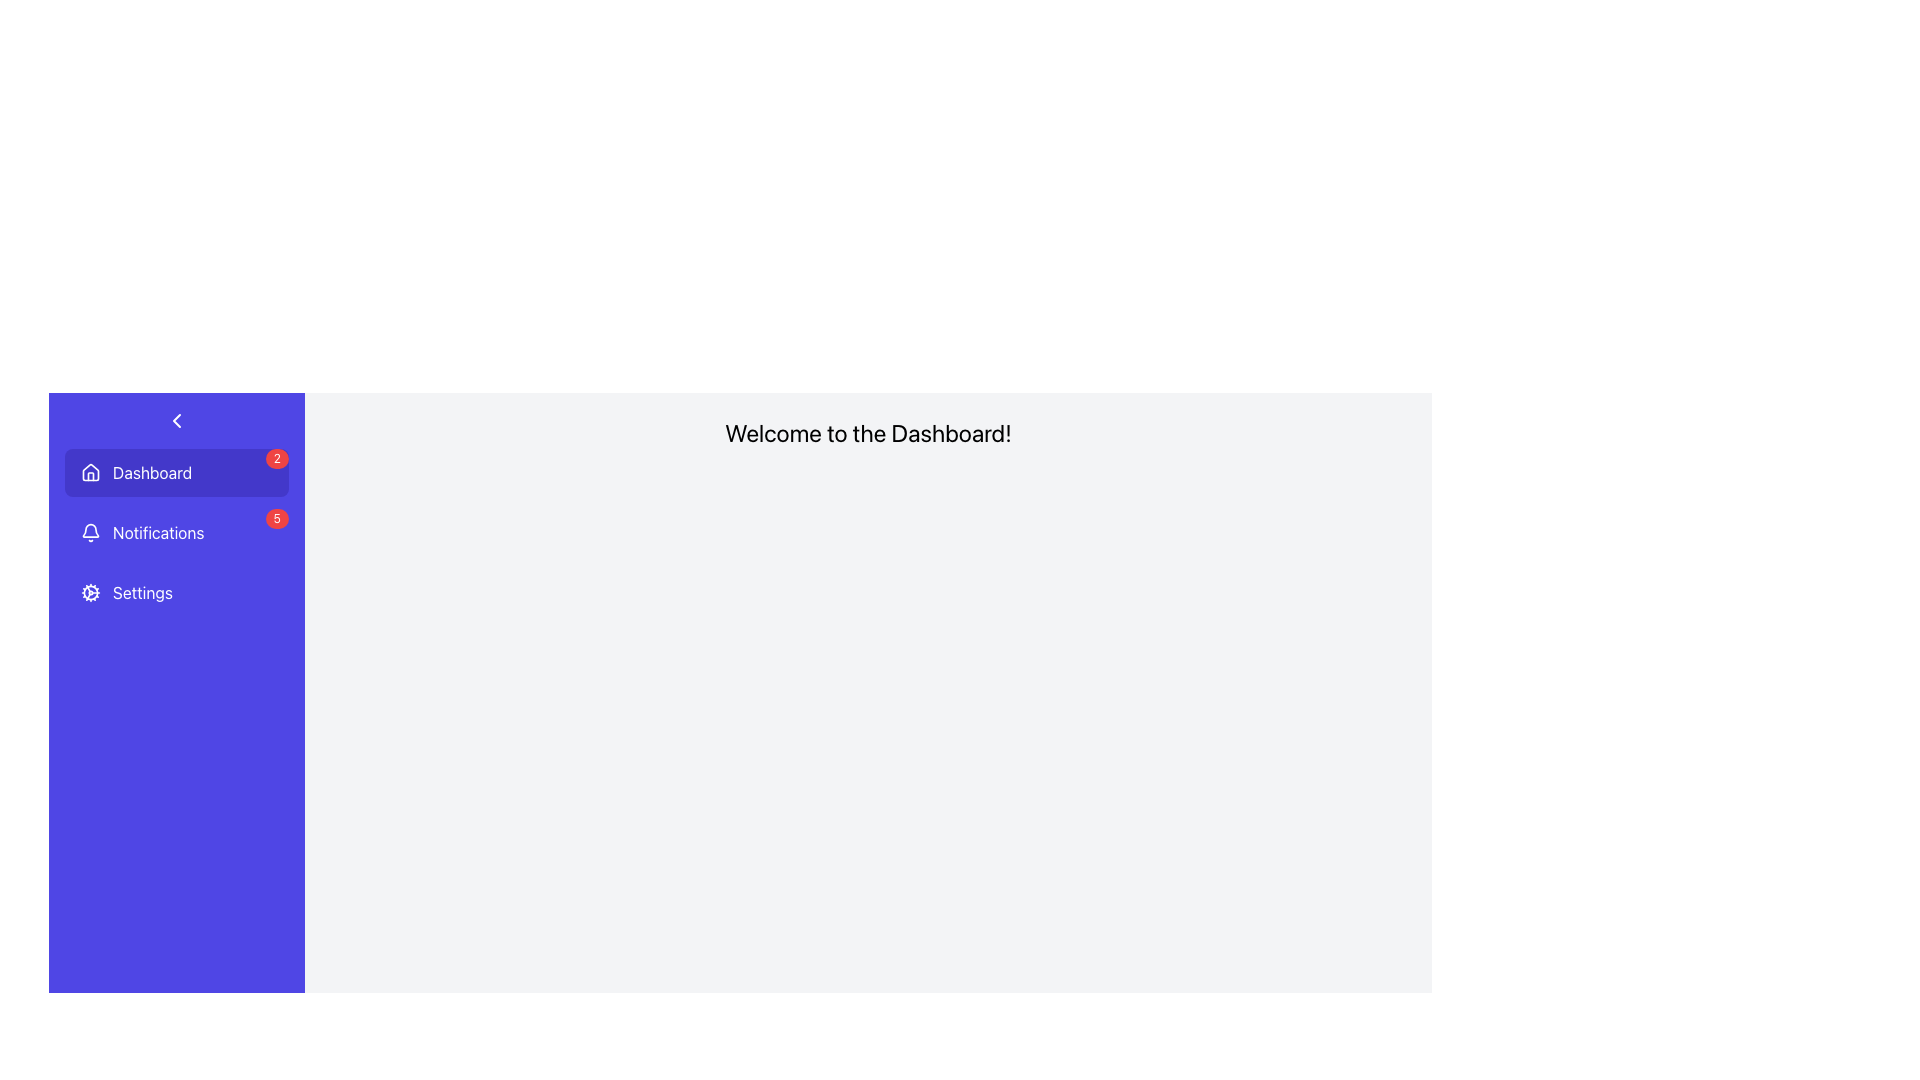 Image resolution: width=1920 pixels, height=1080 pixels. Describe the element at coordinates (276, 459) in the screenshot. I see `the notification count by hovering over the notification badge located in the top-right corner of the 'Dashboard' menu entry in the sidebar` at that location.